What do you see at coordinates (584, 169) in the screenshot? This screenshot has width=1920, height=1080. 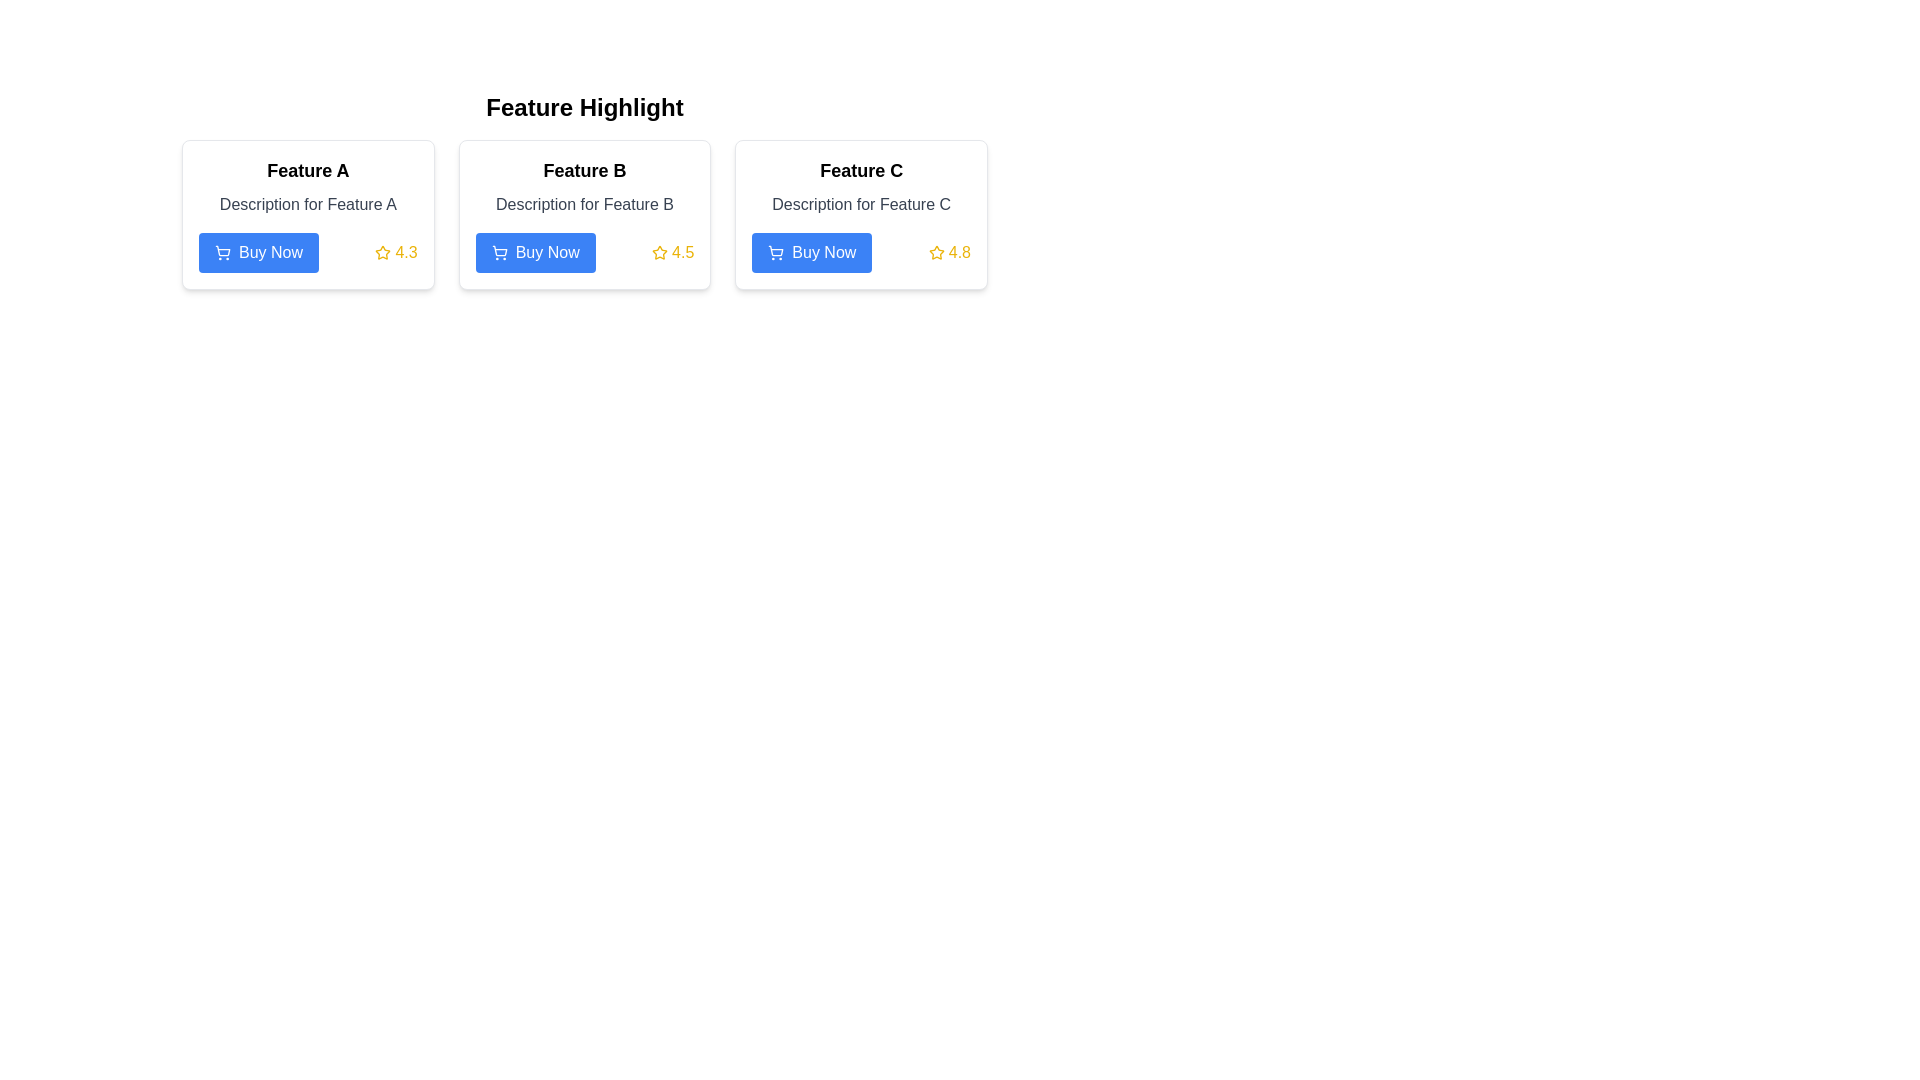 I see `title text located at the top of the second card in a row of three cards, positioned below the heading 'Feature Highlight'` at bounding box center [584, 169].